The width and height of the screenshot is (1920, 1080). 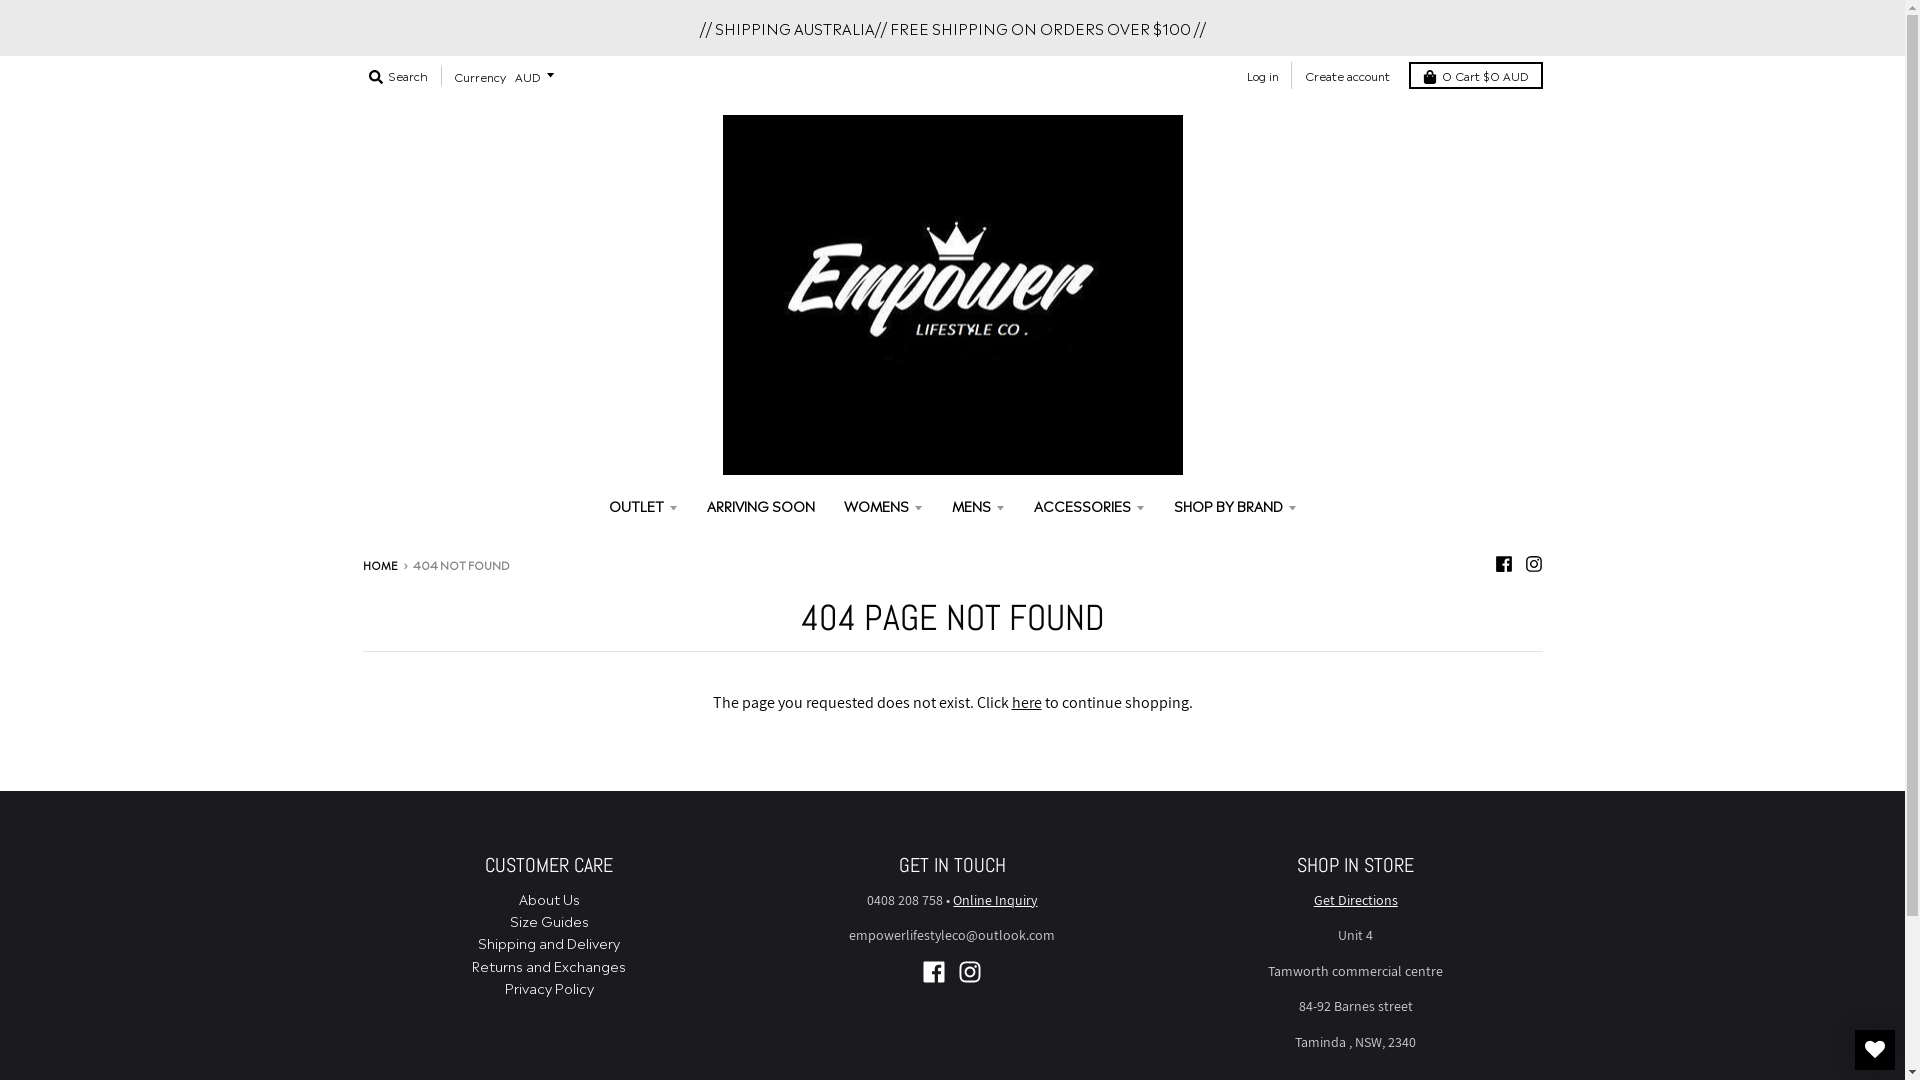 What do you see at coordinates (1356, 898) in the screenshot?
I see `'Get Directions'` at bounding box center [1356, 898].